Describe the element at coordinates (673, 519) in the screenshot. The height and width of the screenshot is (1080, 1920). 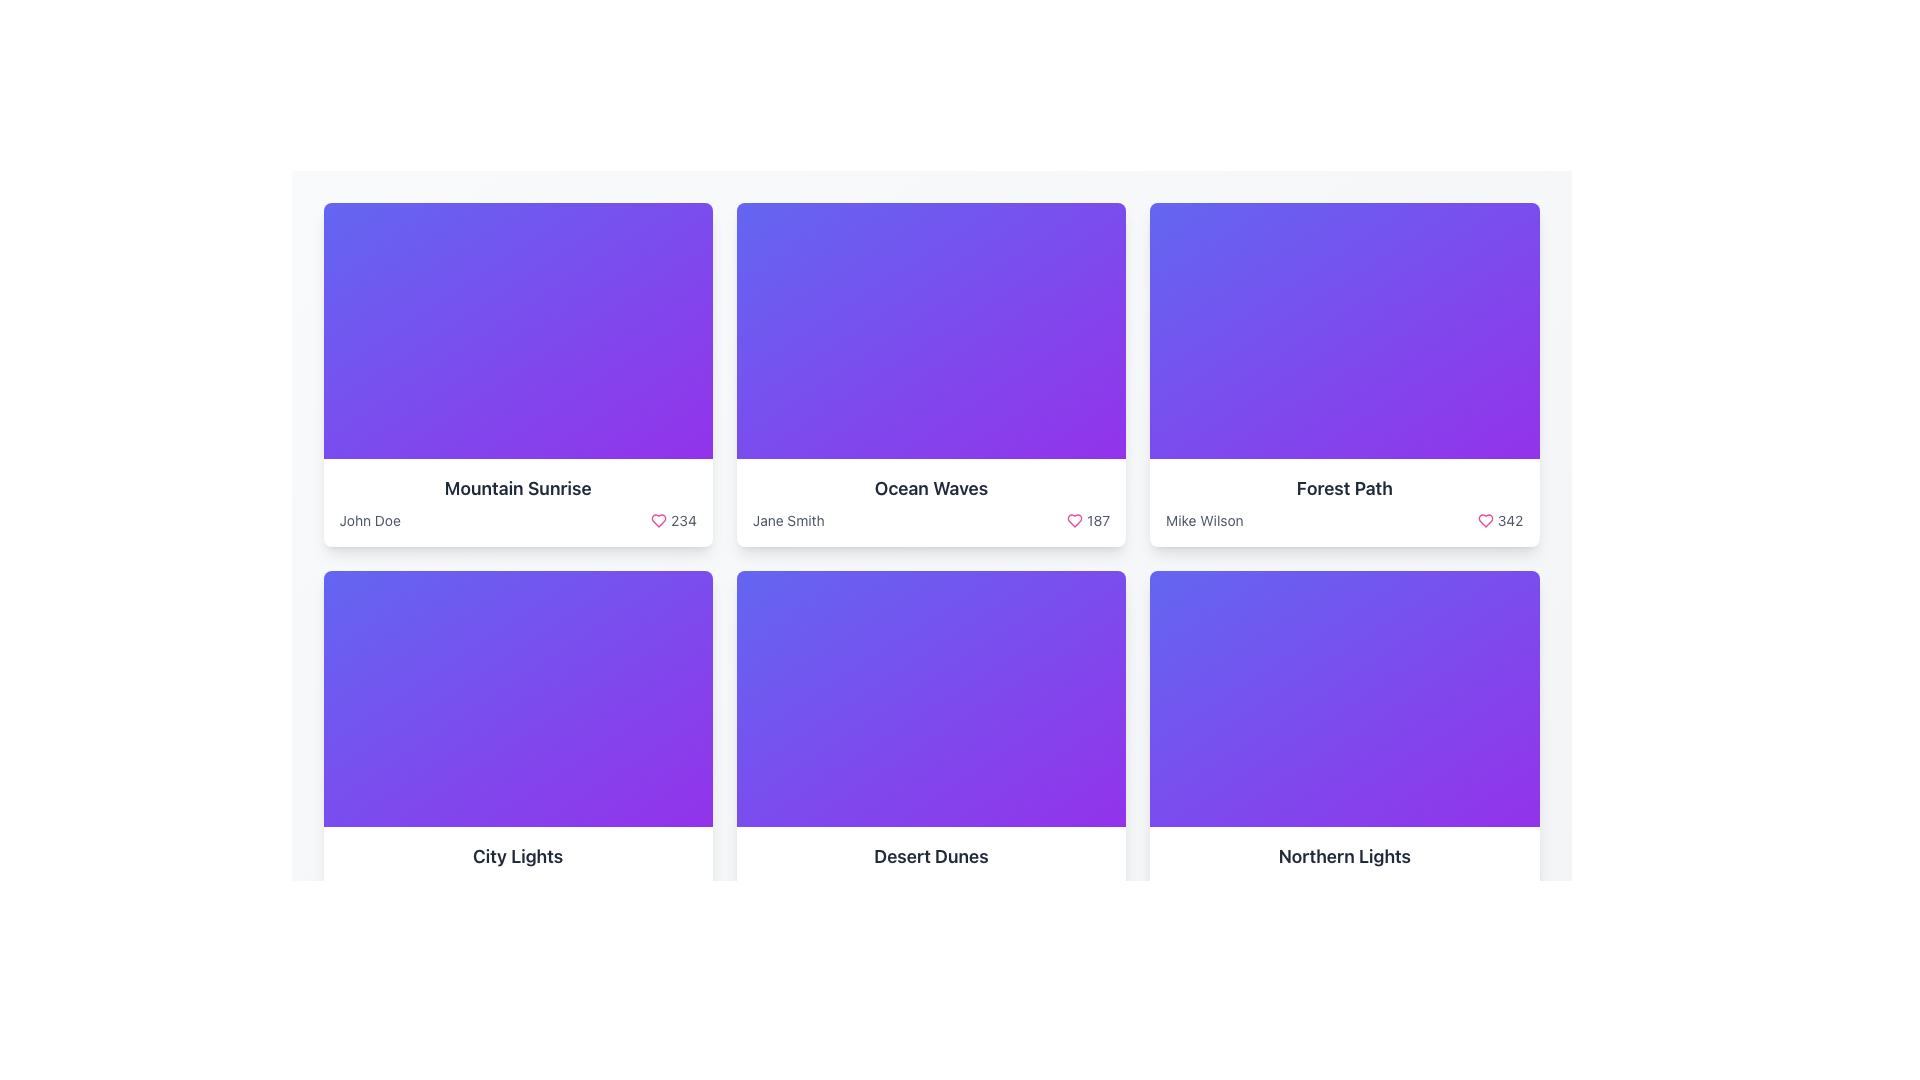
I see `the Like counter consisting of a pink heart icon and the number '234' in gray text, located at the bottom-right corner of the 'Mountain Sunrise' card, adjacent to 'John Doe'` at that location.